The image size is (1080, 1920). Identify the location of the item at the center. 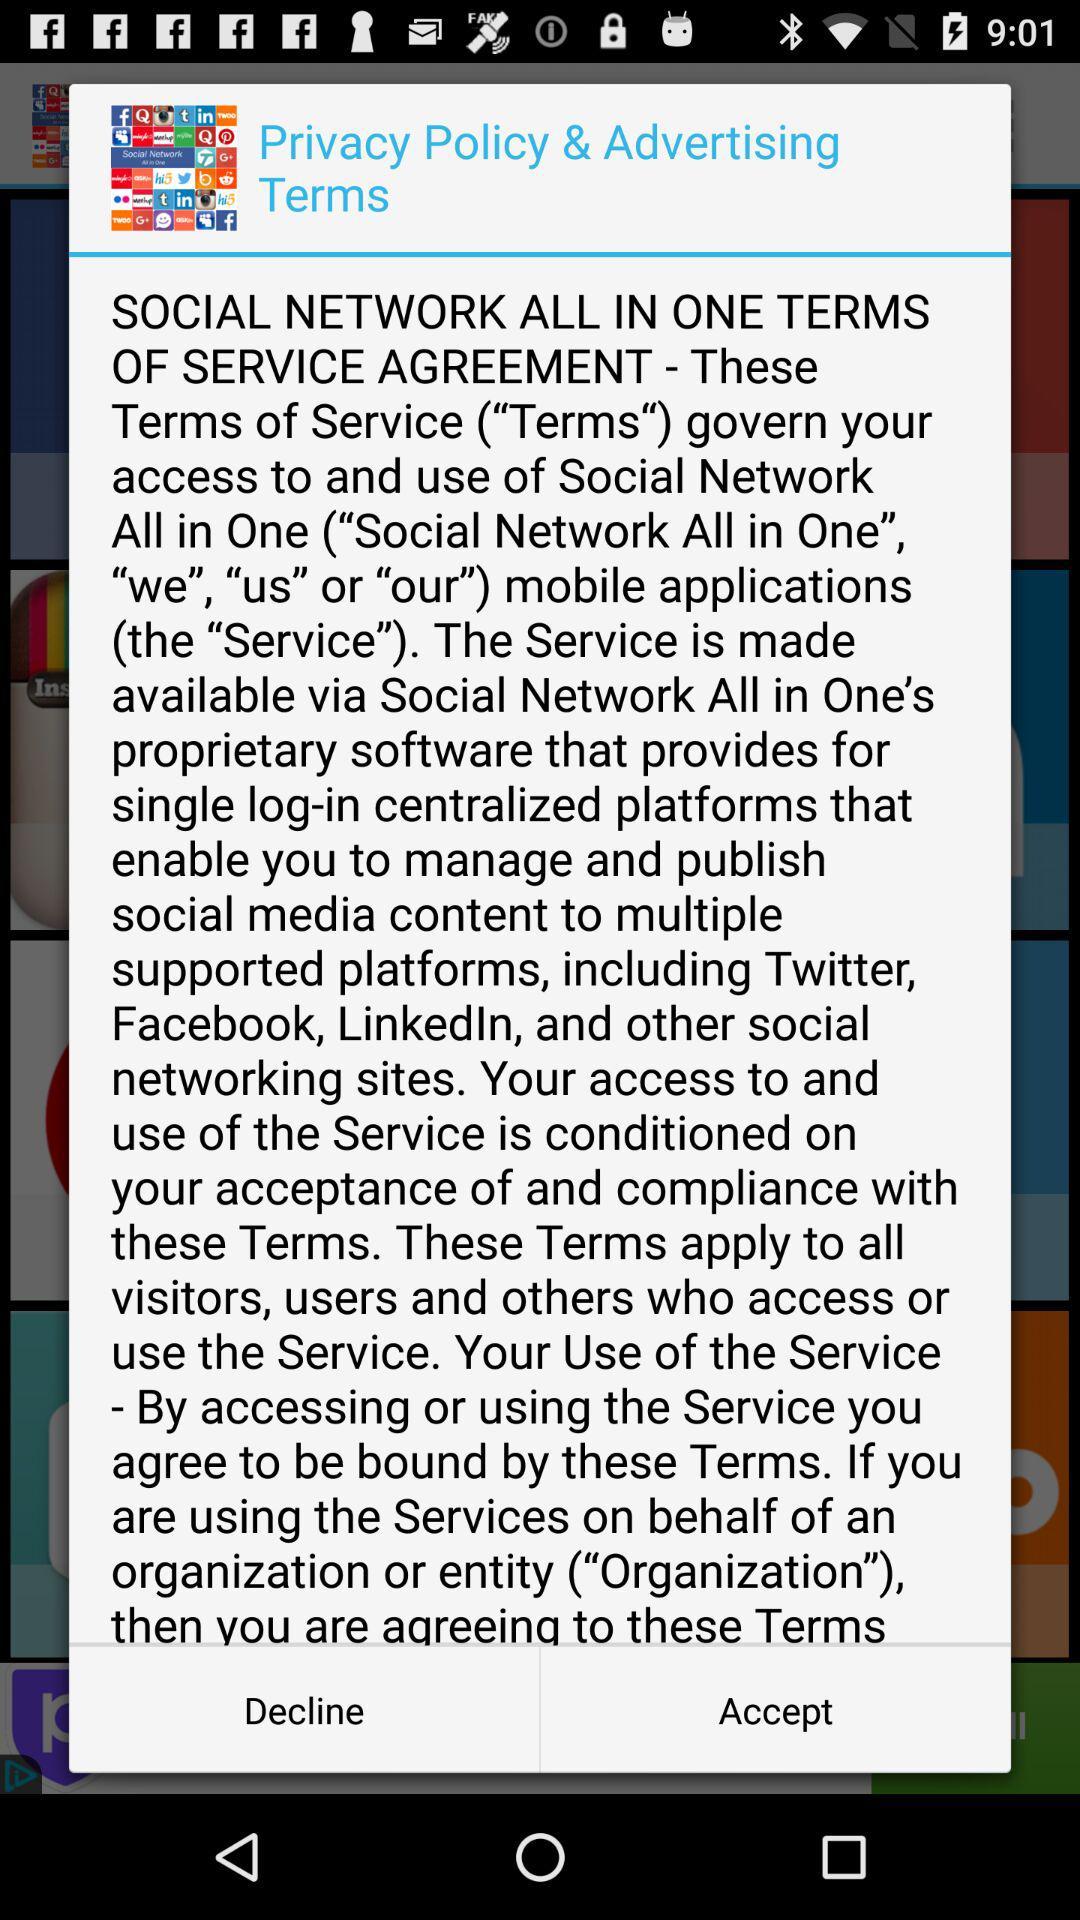
(540, 950).